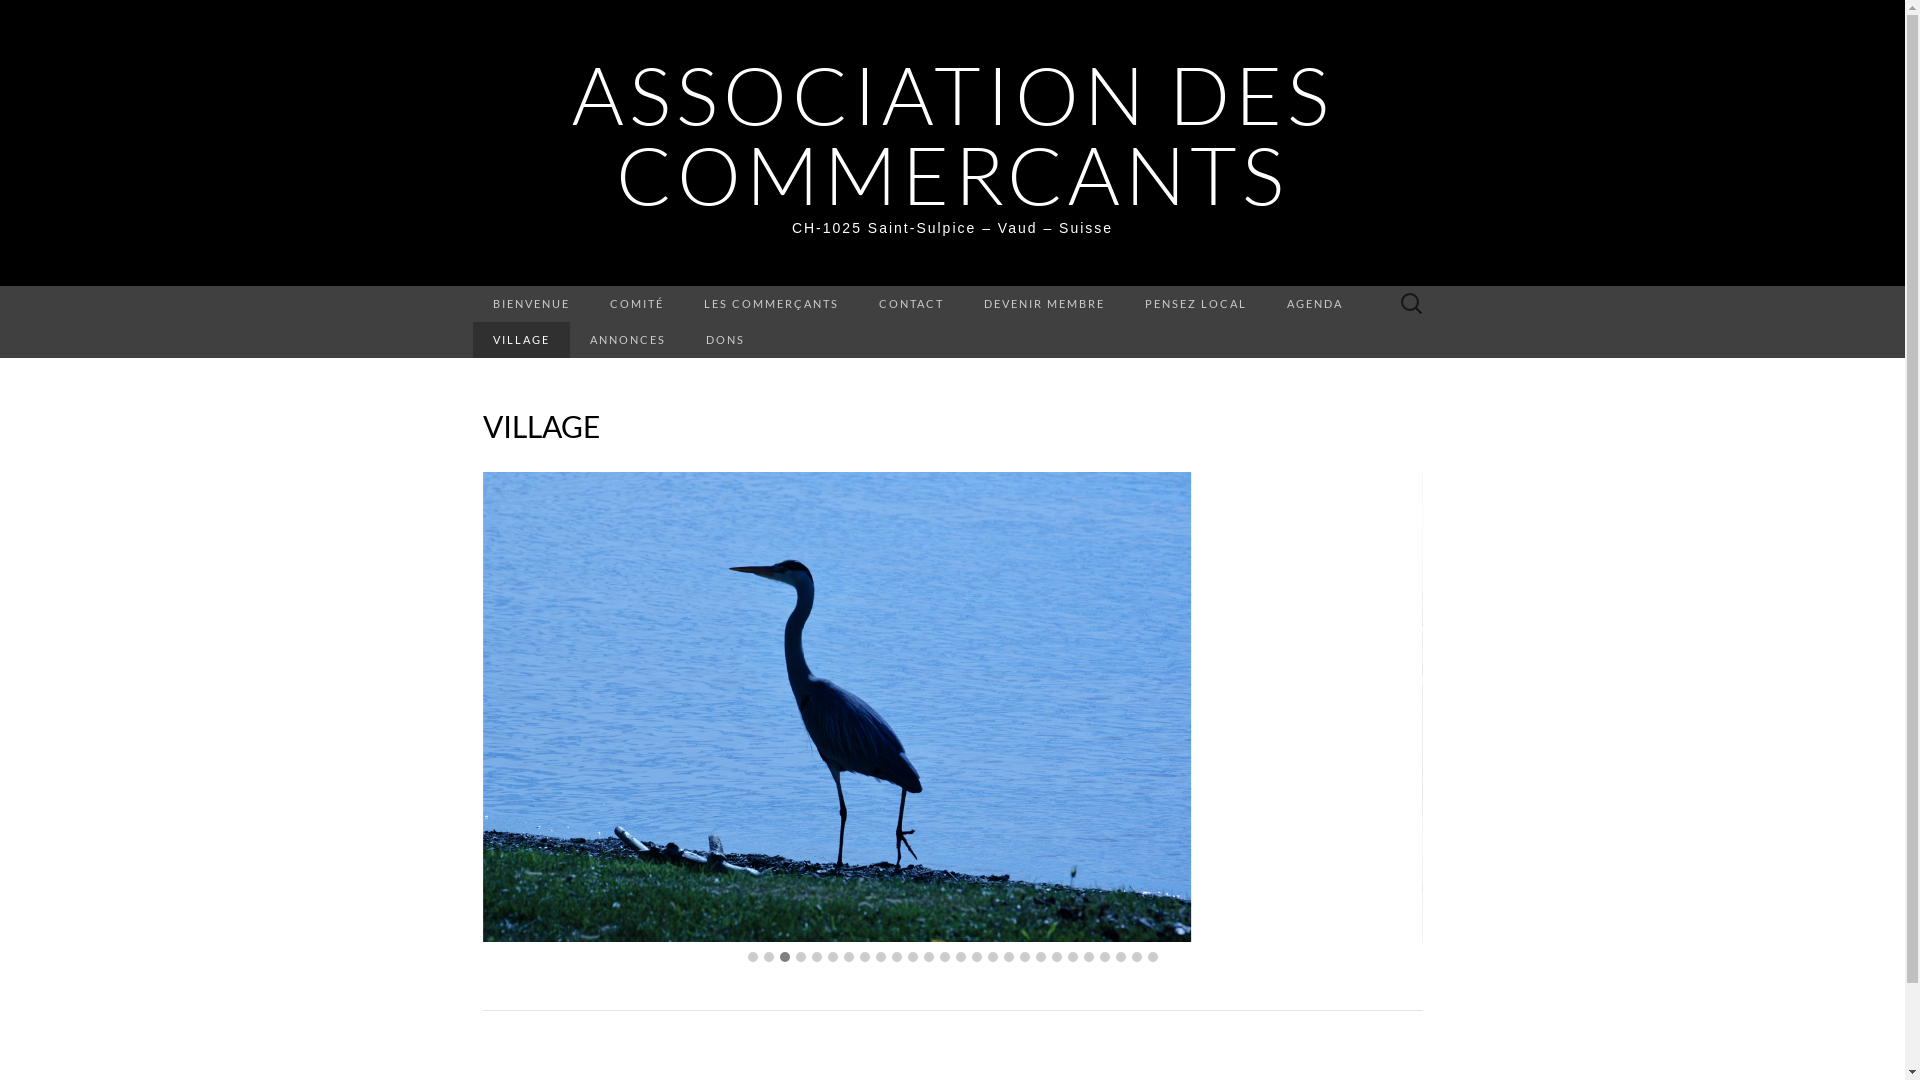 The width and height of the screenshot is (1920, 1080). Describe the element at coordinates (627, 338) in the screenshot. I see `'ANNONCES'` at that location.